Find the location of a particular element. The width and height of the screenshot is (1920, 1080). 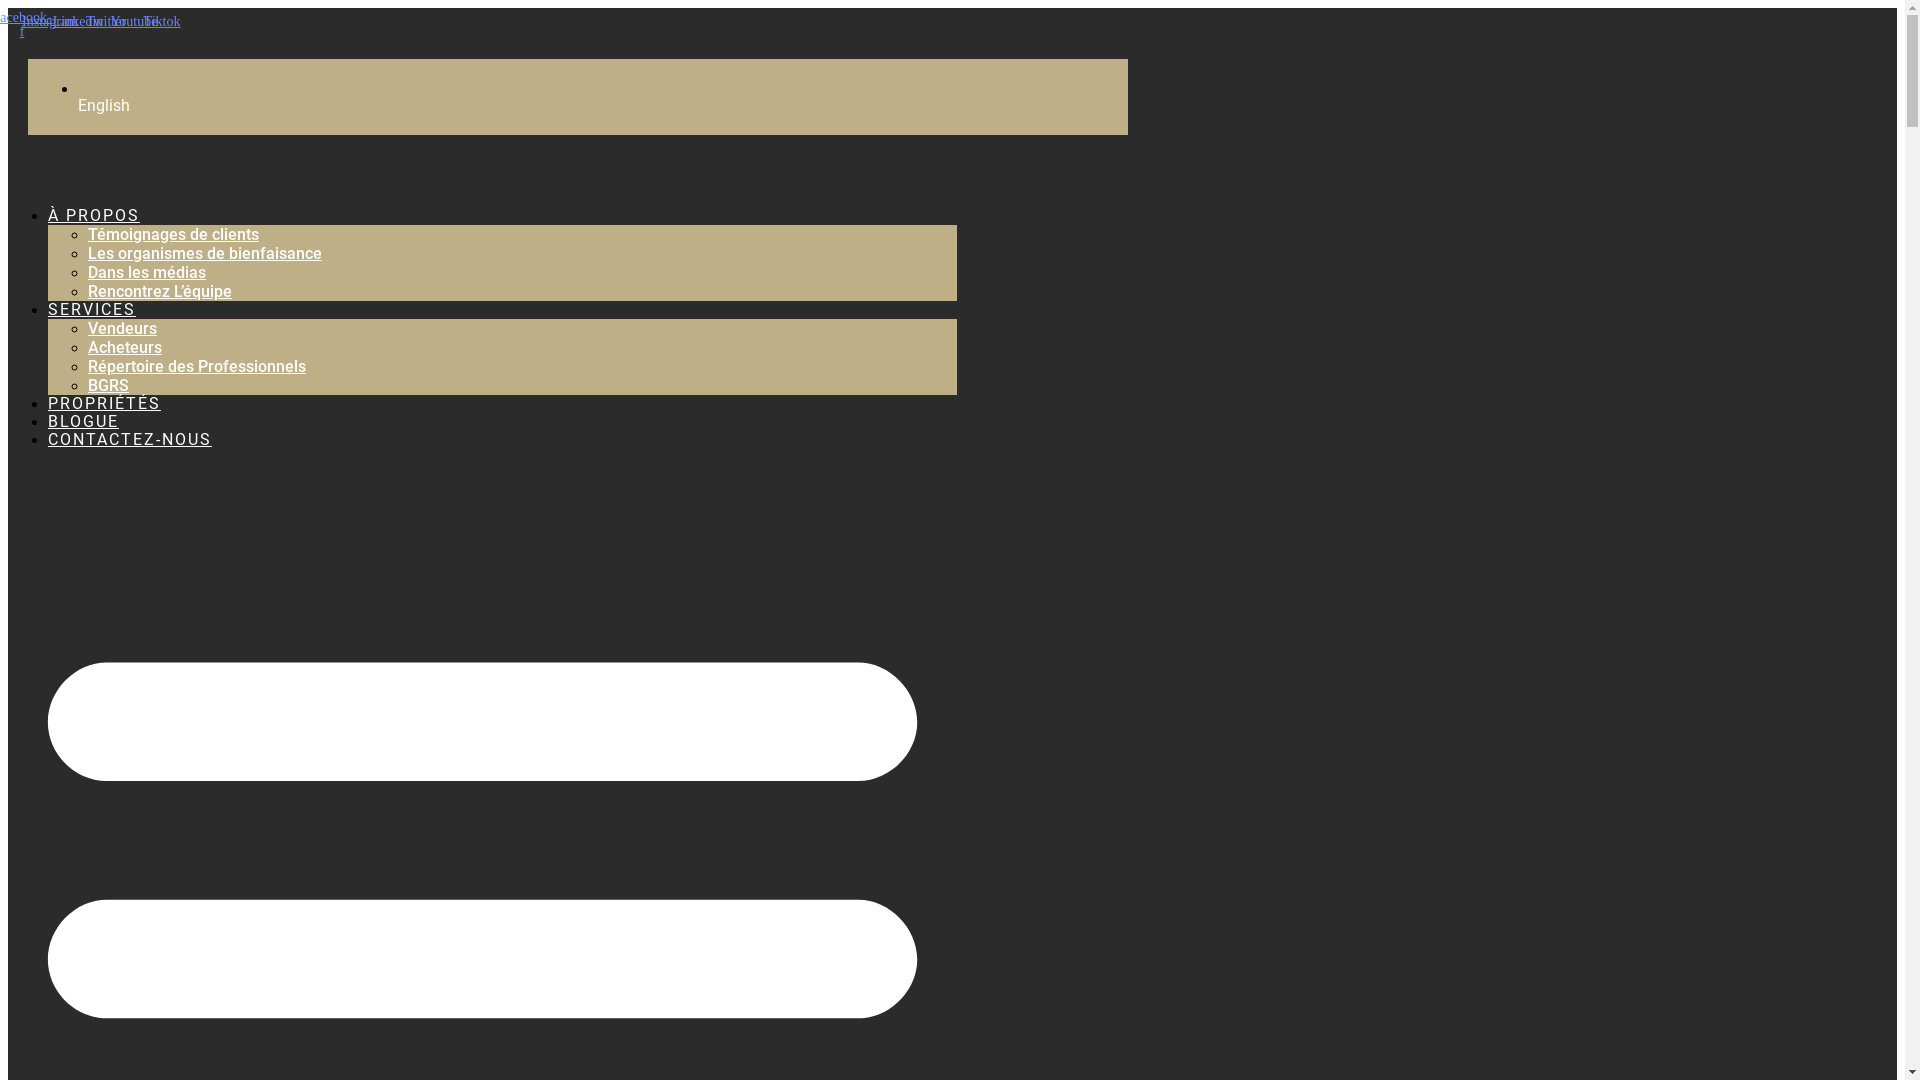

'Acheteurs' is located at coordinates (86, 346).